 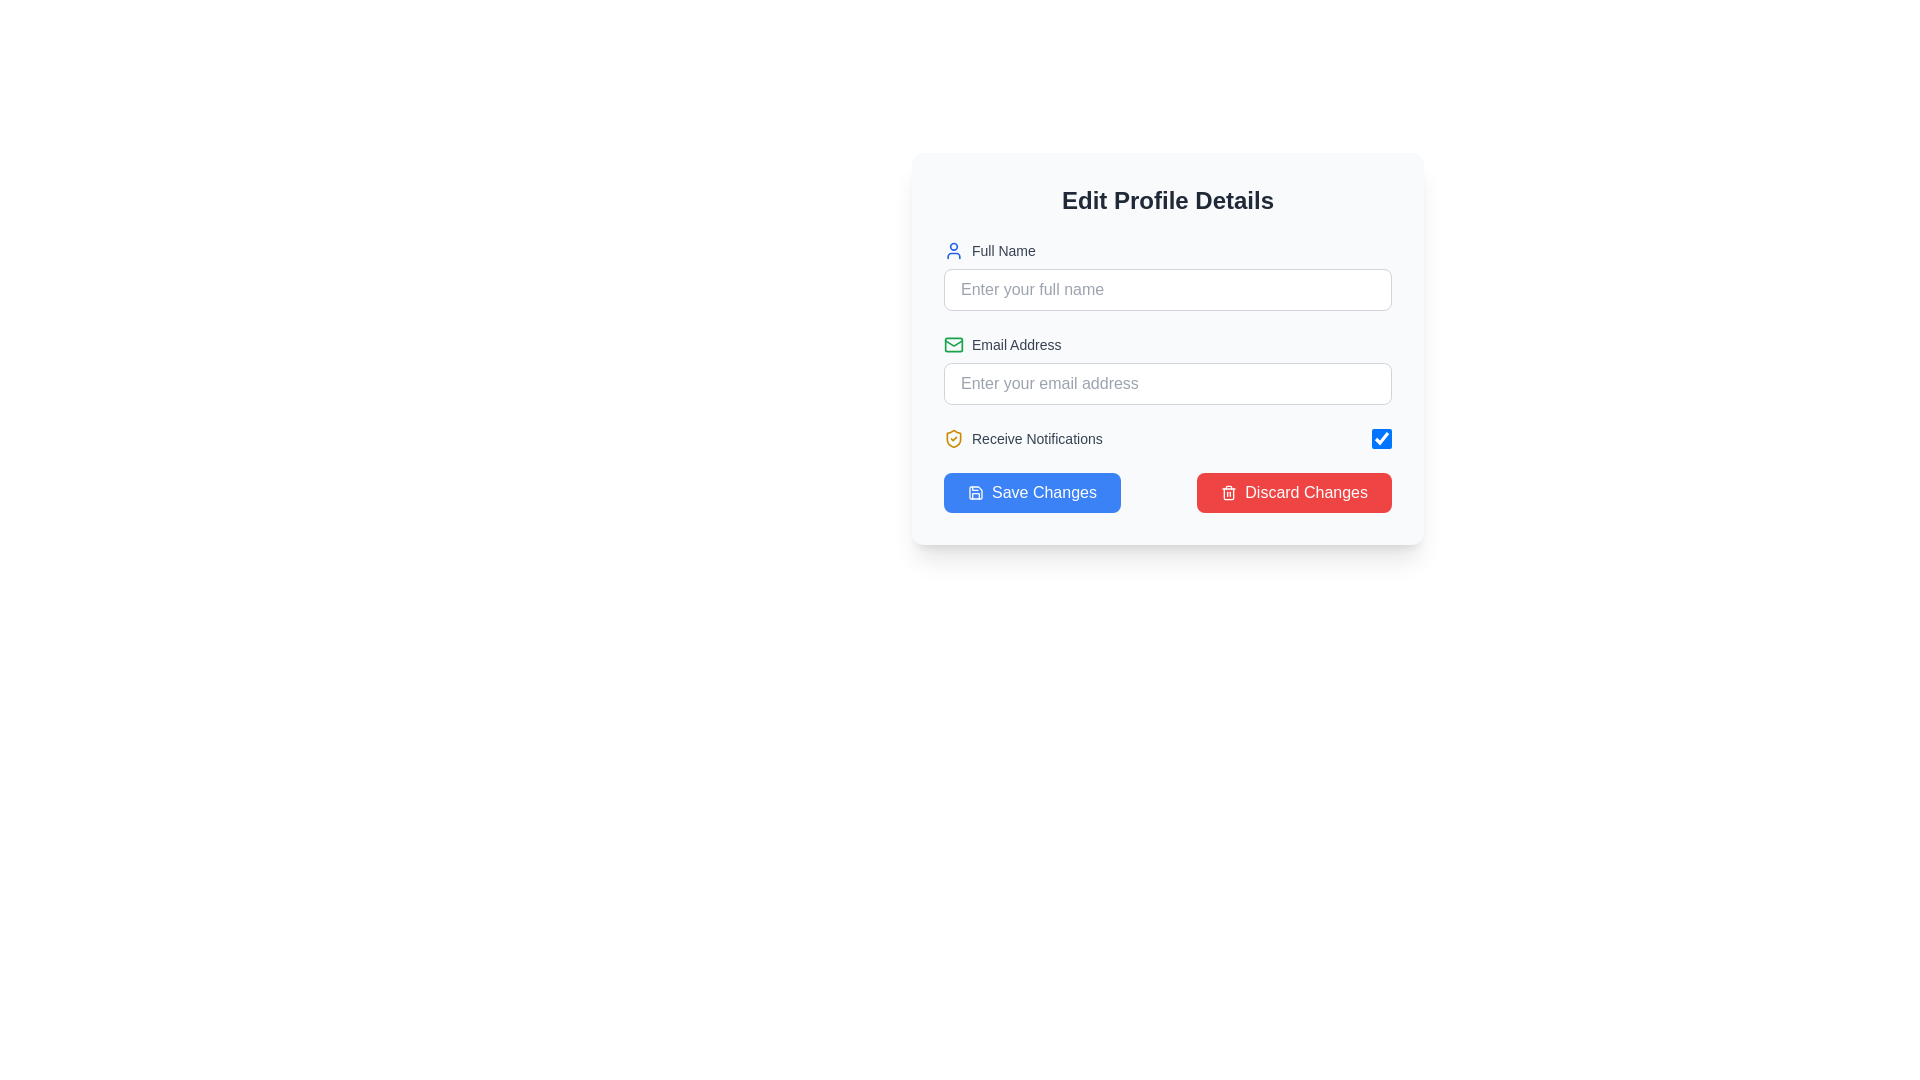 I want to click on the red 'Discard Changes' button with white text and a trash bin icon, so click(x=1294, y=493).